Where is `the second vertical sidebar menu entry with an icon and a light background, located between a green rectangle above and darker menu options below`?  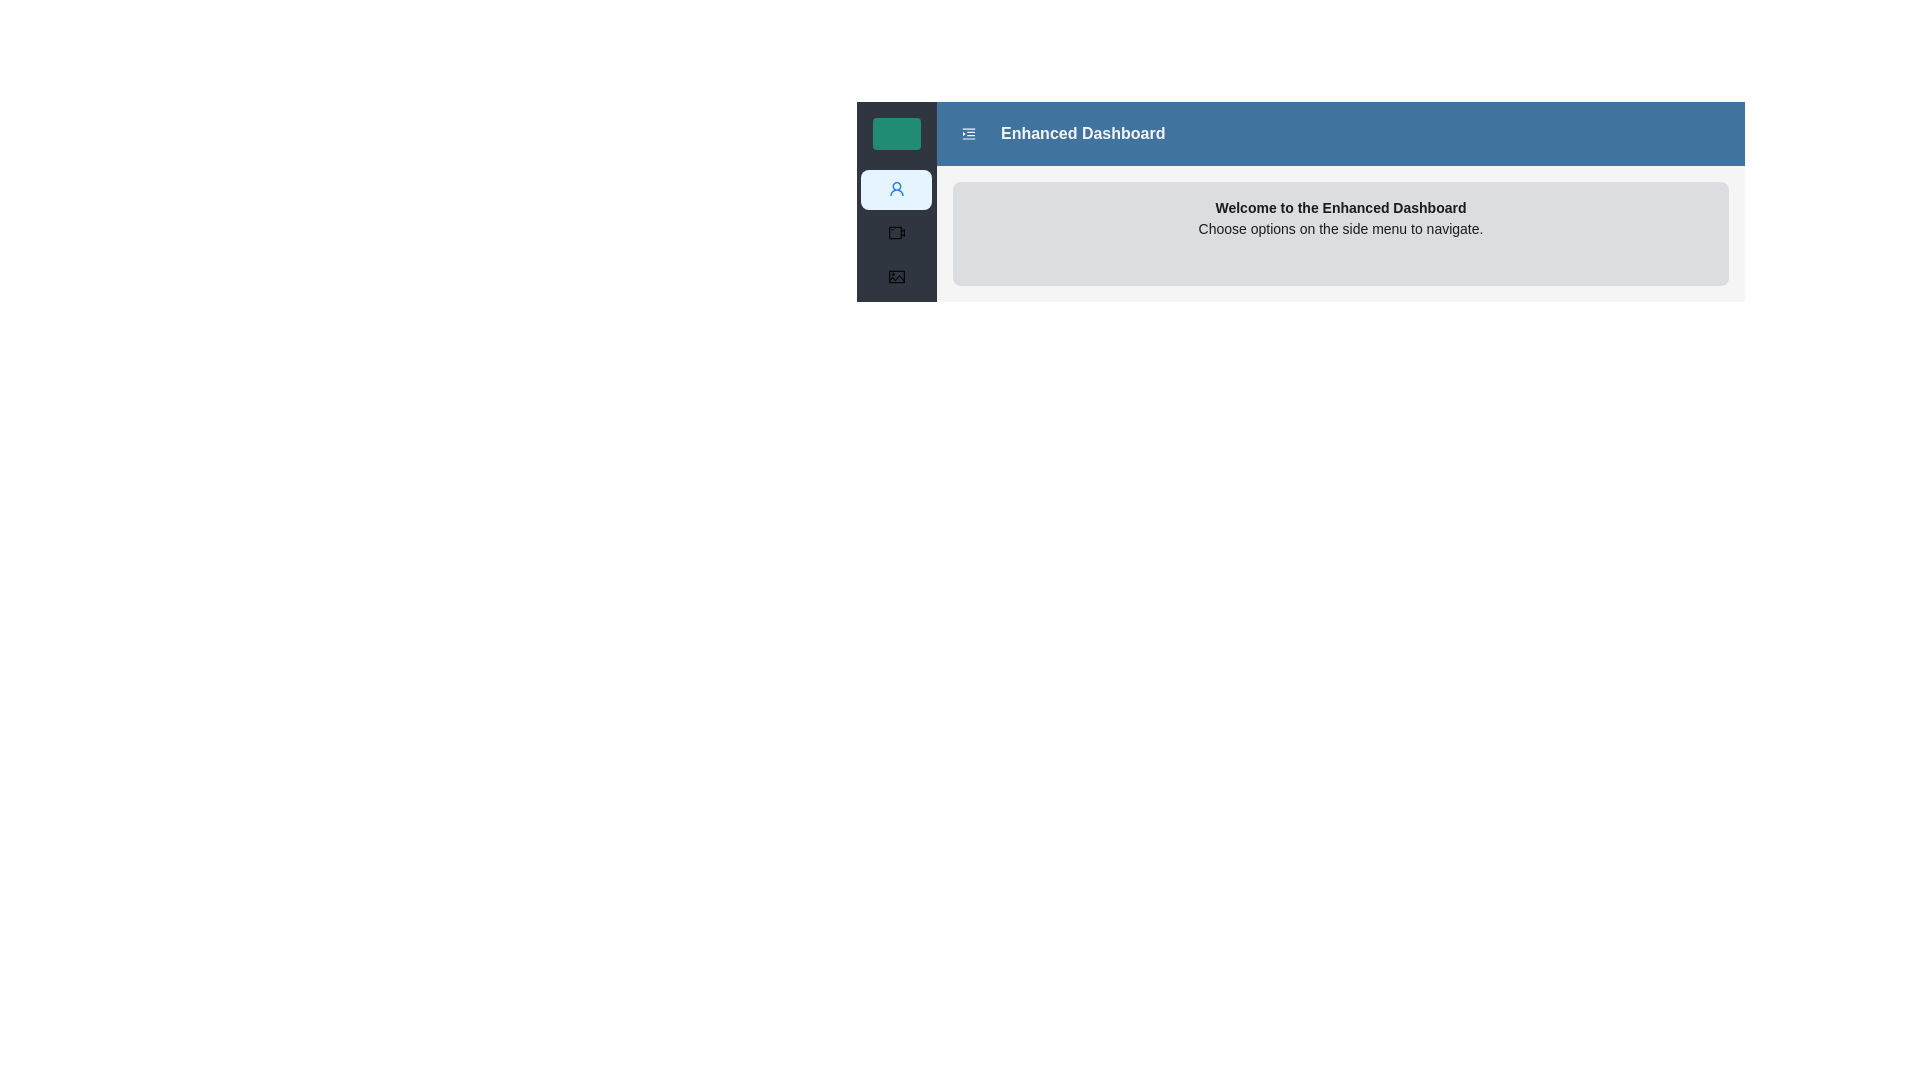 the second vertical sidebar menu entry with an icon and a light background, located between a green rectangle above and darker menu options below is located at coordinates (896, 200).